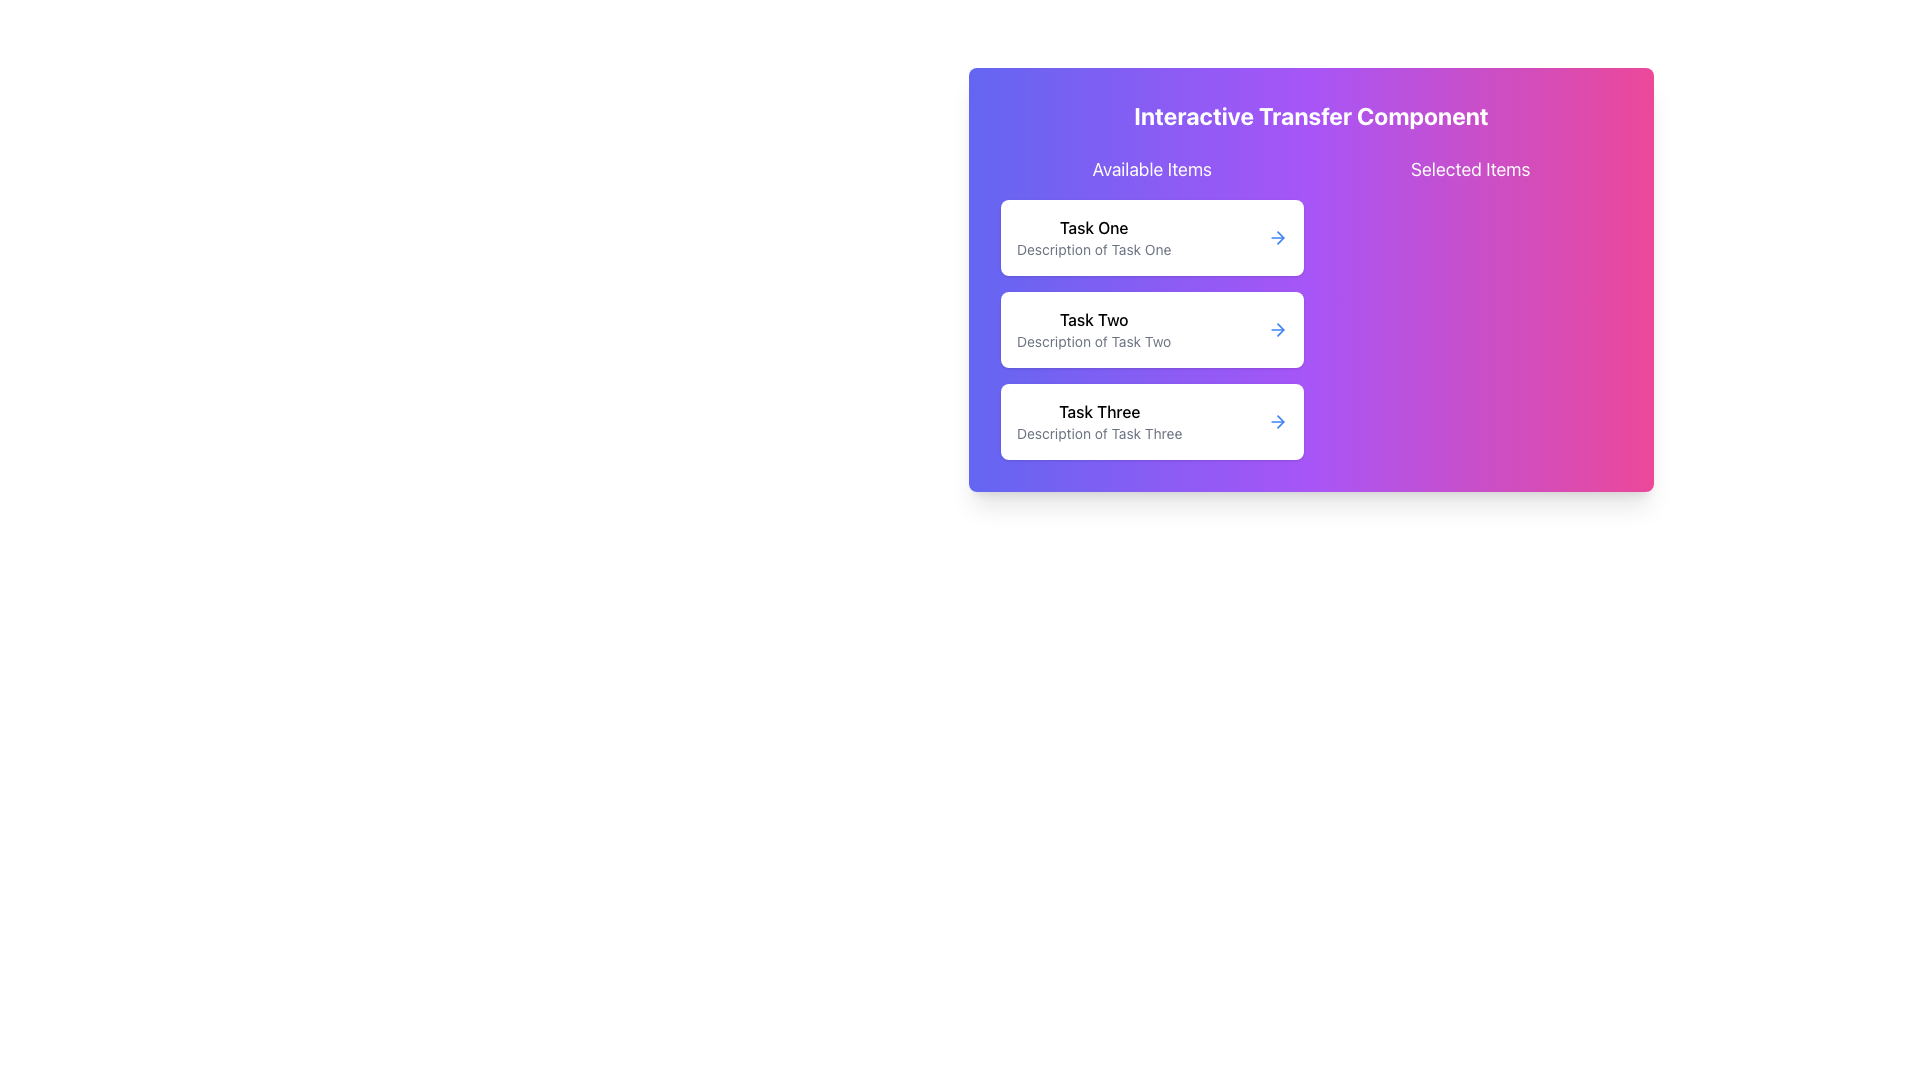 This screenshot has height=1080, width=1920. Describe the element at coordinates (1093, 249) in the screenshot. I see `text label that contains 'Description of Task One', which is styled in a smaller font size and a lighter gray color, located immediately beneath the bold text 'Task One' in the topmost card of the task list` at that location.